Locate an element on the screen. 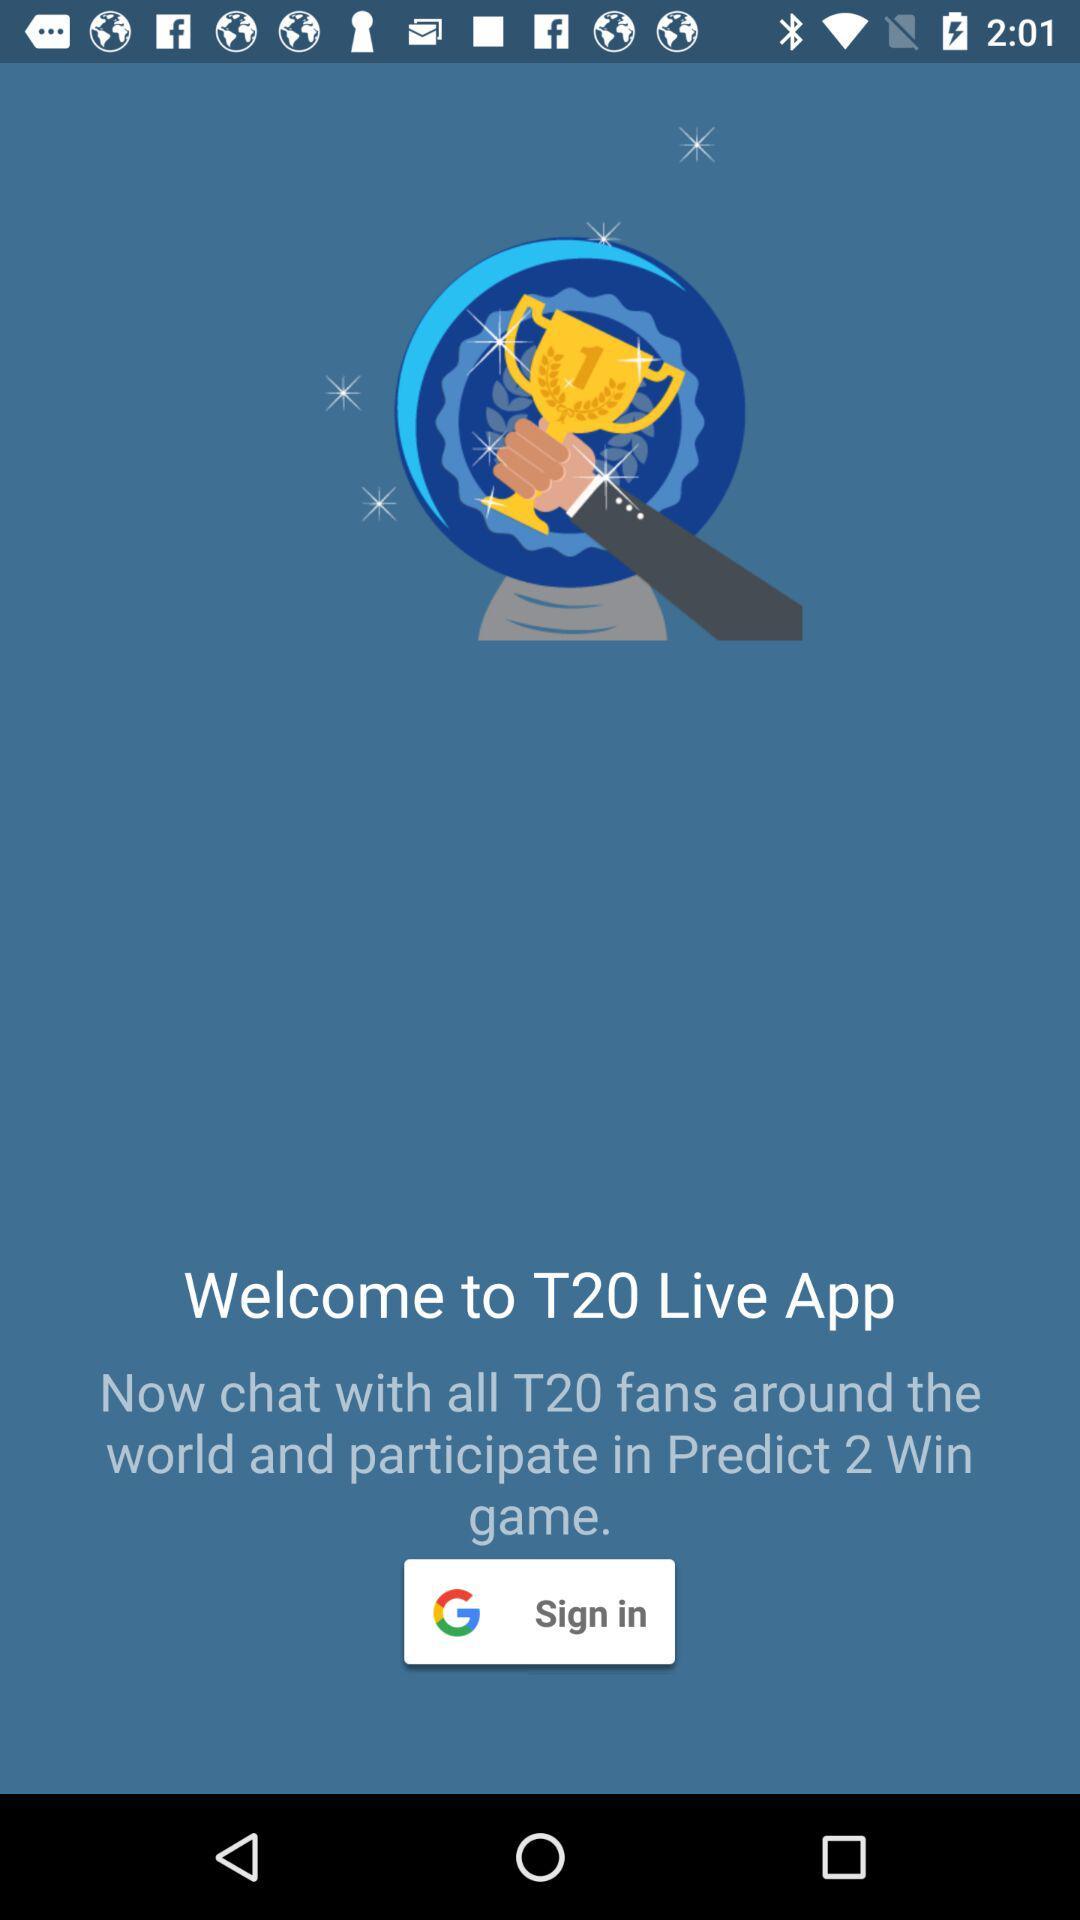 Image resolution: width=1080 pixels, height=1920 pixels. the item below the now chat with item is located at coordinates (538, 1611).